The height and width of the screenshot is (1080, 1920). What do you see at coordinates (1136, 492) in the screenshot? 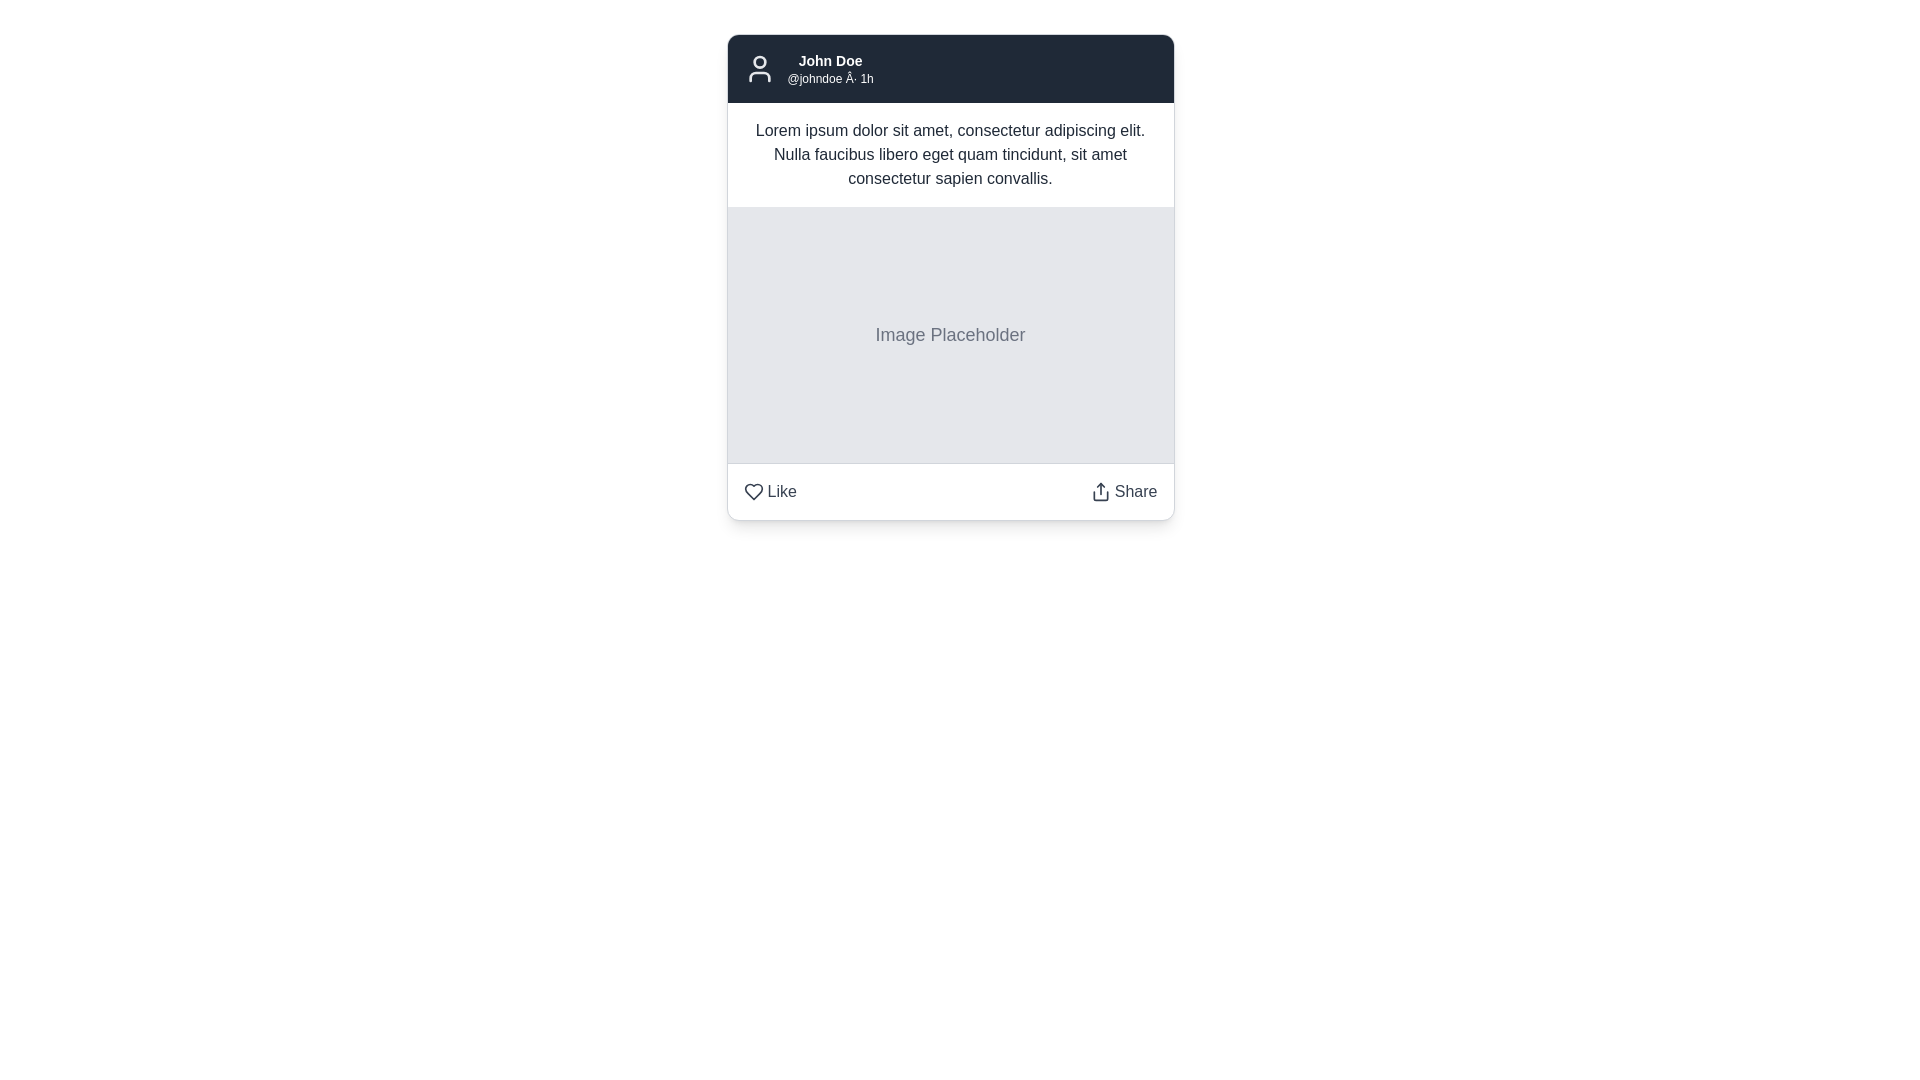
I see `the sharing text link located in the bottom-right corner of the content card, adjacent to the arrow icon` at bounding box center [1136, 492].